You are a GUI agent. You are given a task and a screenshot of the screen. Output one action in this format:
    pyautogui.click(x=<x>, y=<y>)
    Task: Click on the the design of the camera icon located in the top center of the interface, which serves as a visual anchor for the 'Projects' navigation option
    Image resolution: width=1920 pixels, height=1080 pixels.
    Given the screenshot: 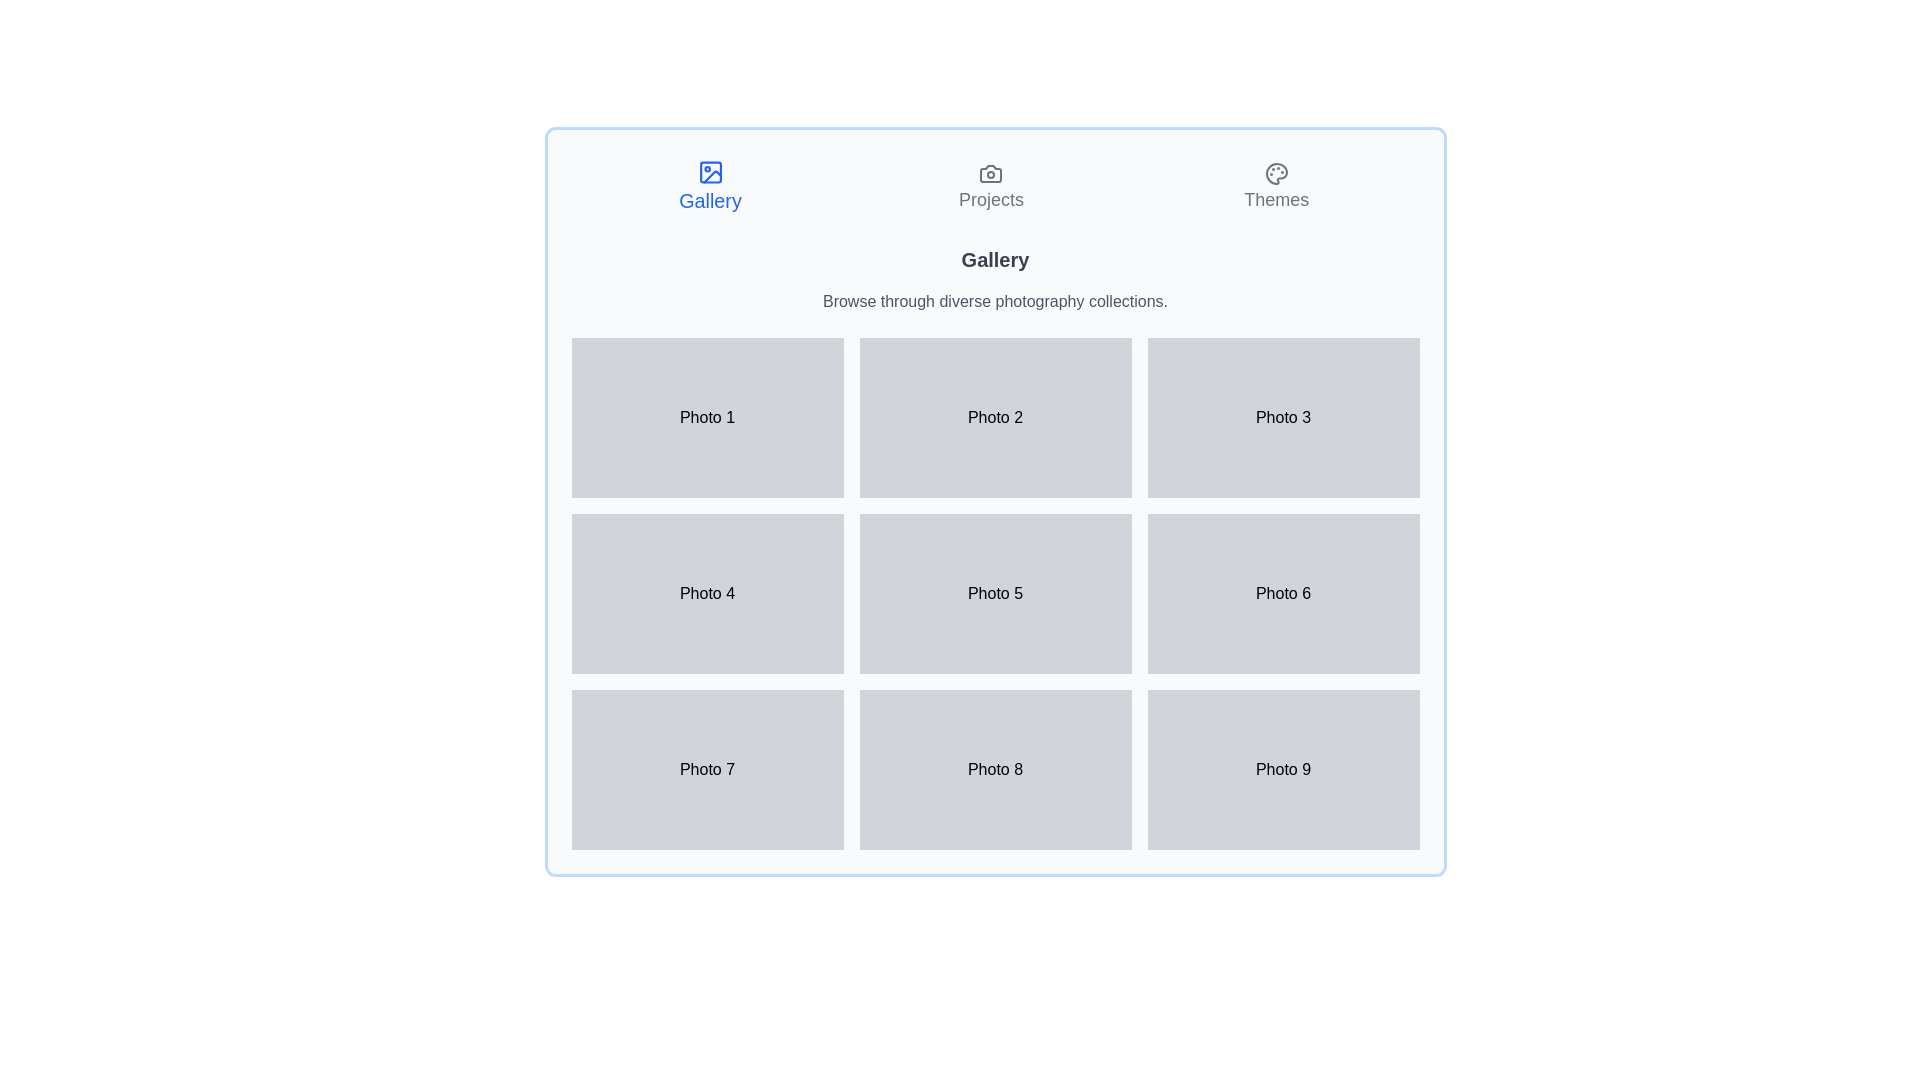 What is the action you would take?
    pyautogui.click(x=991, y=172)
    